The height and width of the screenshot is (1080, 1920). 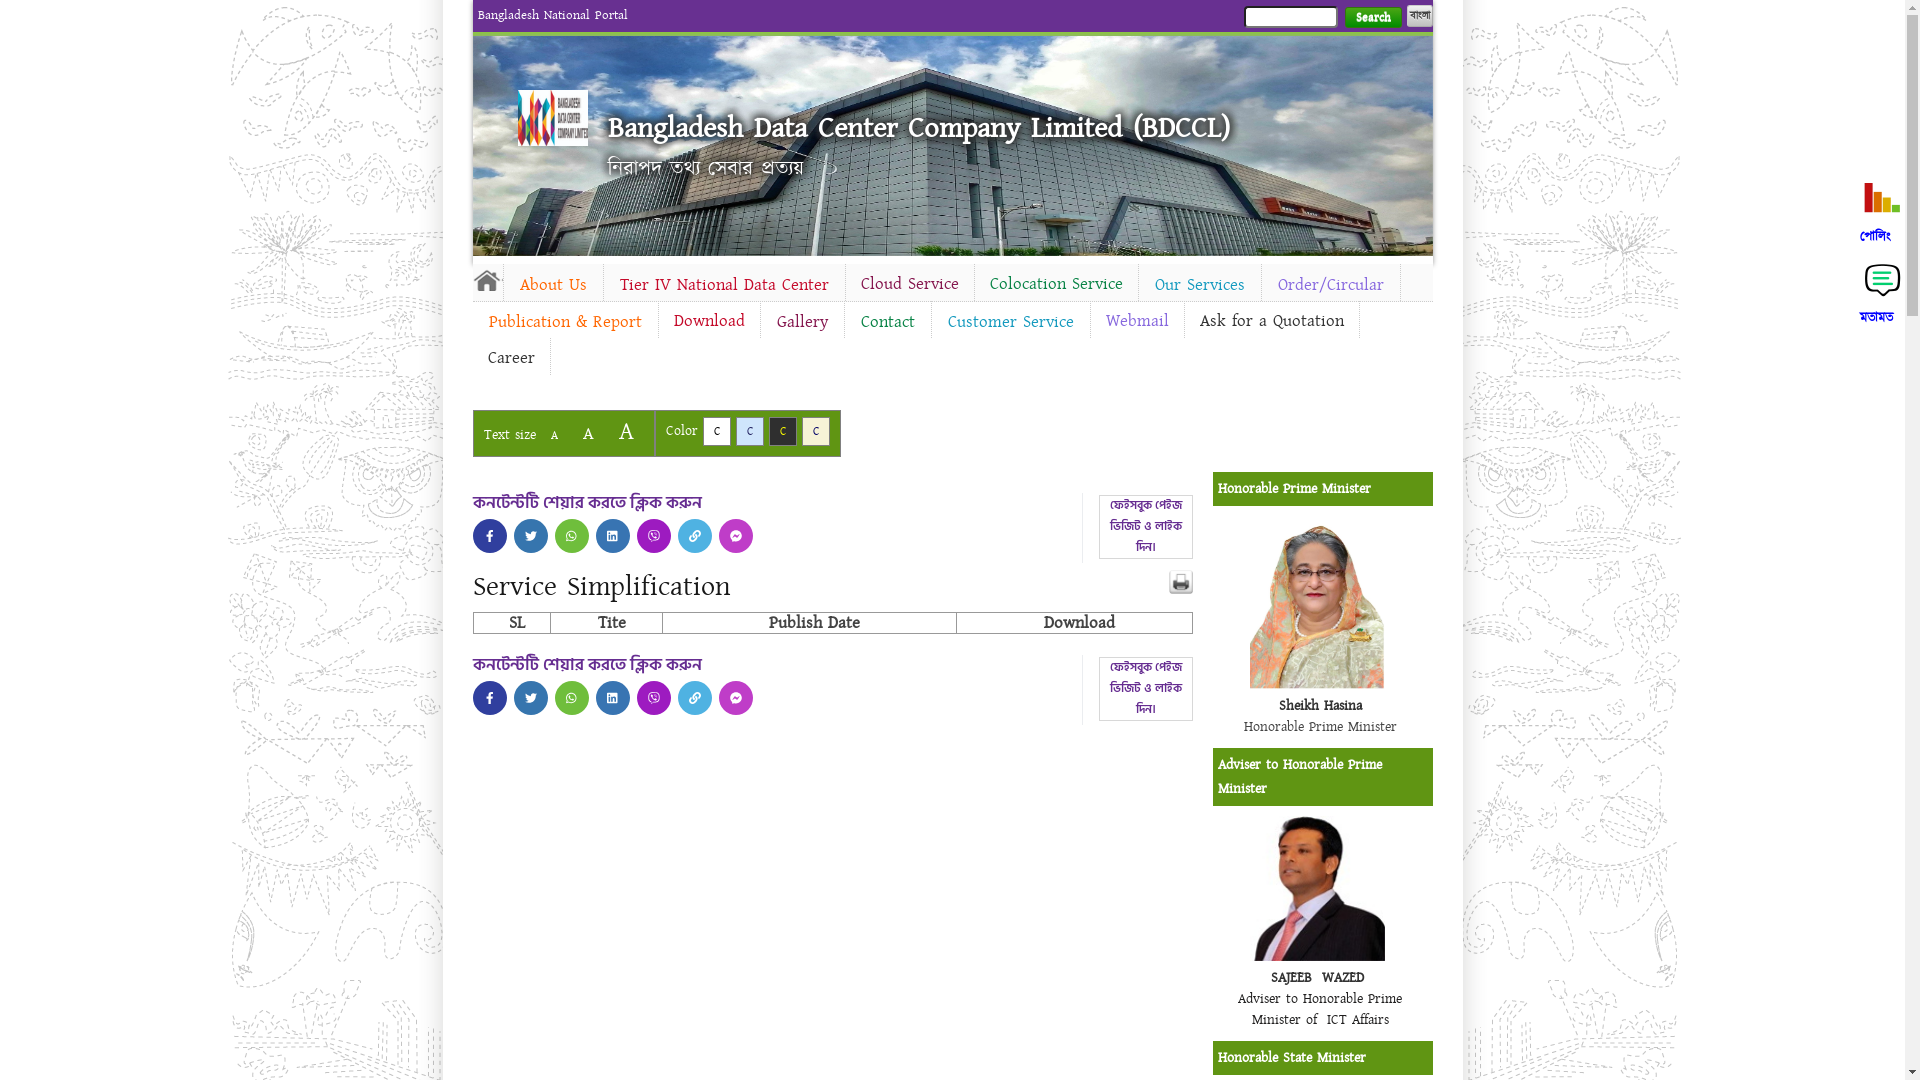 I want to click on 'Bangladesh National Portal', so click(x=552, y=15).